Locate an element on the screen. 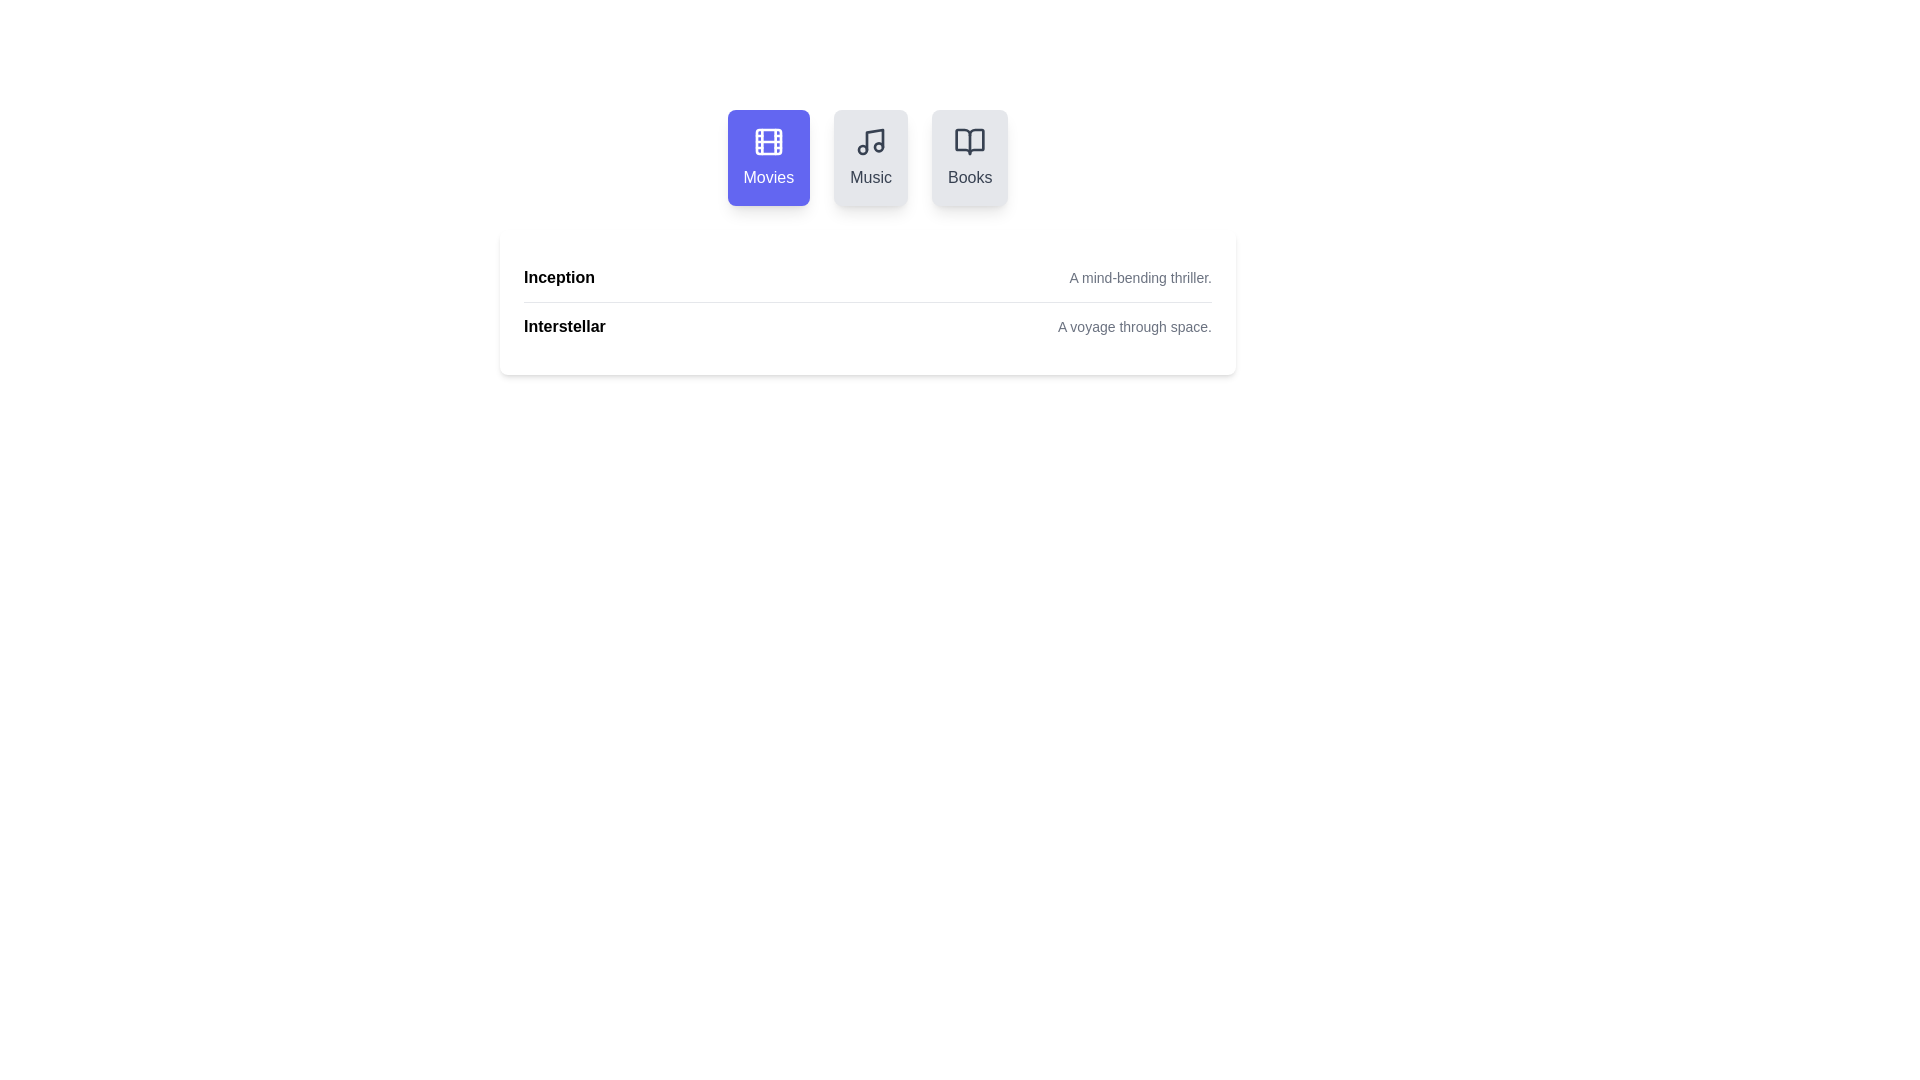 This screenshot has height=1080, width=1920. the Music tab is located at coordinates (871, 157).